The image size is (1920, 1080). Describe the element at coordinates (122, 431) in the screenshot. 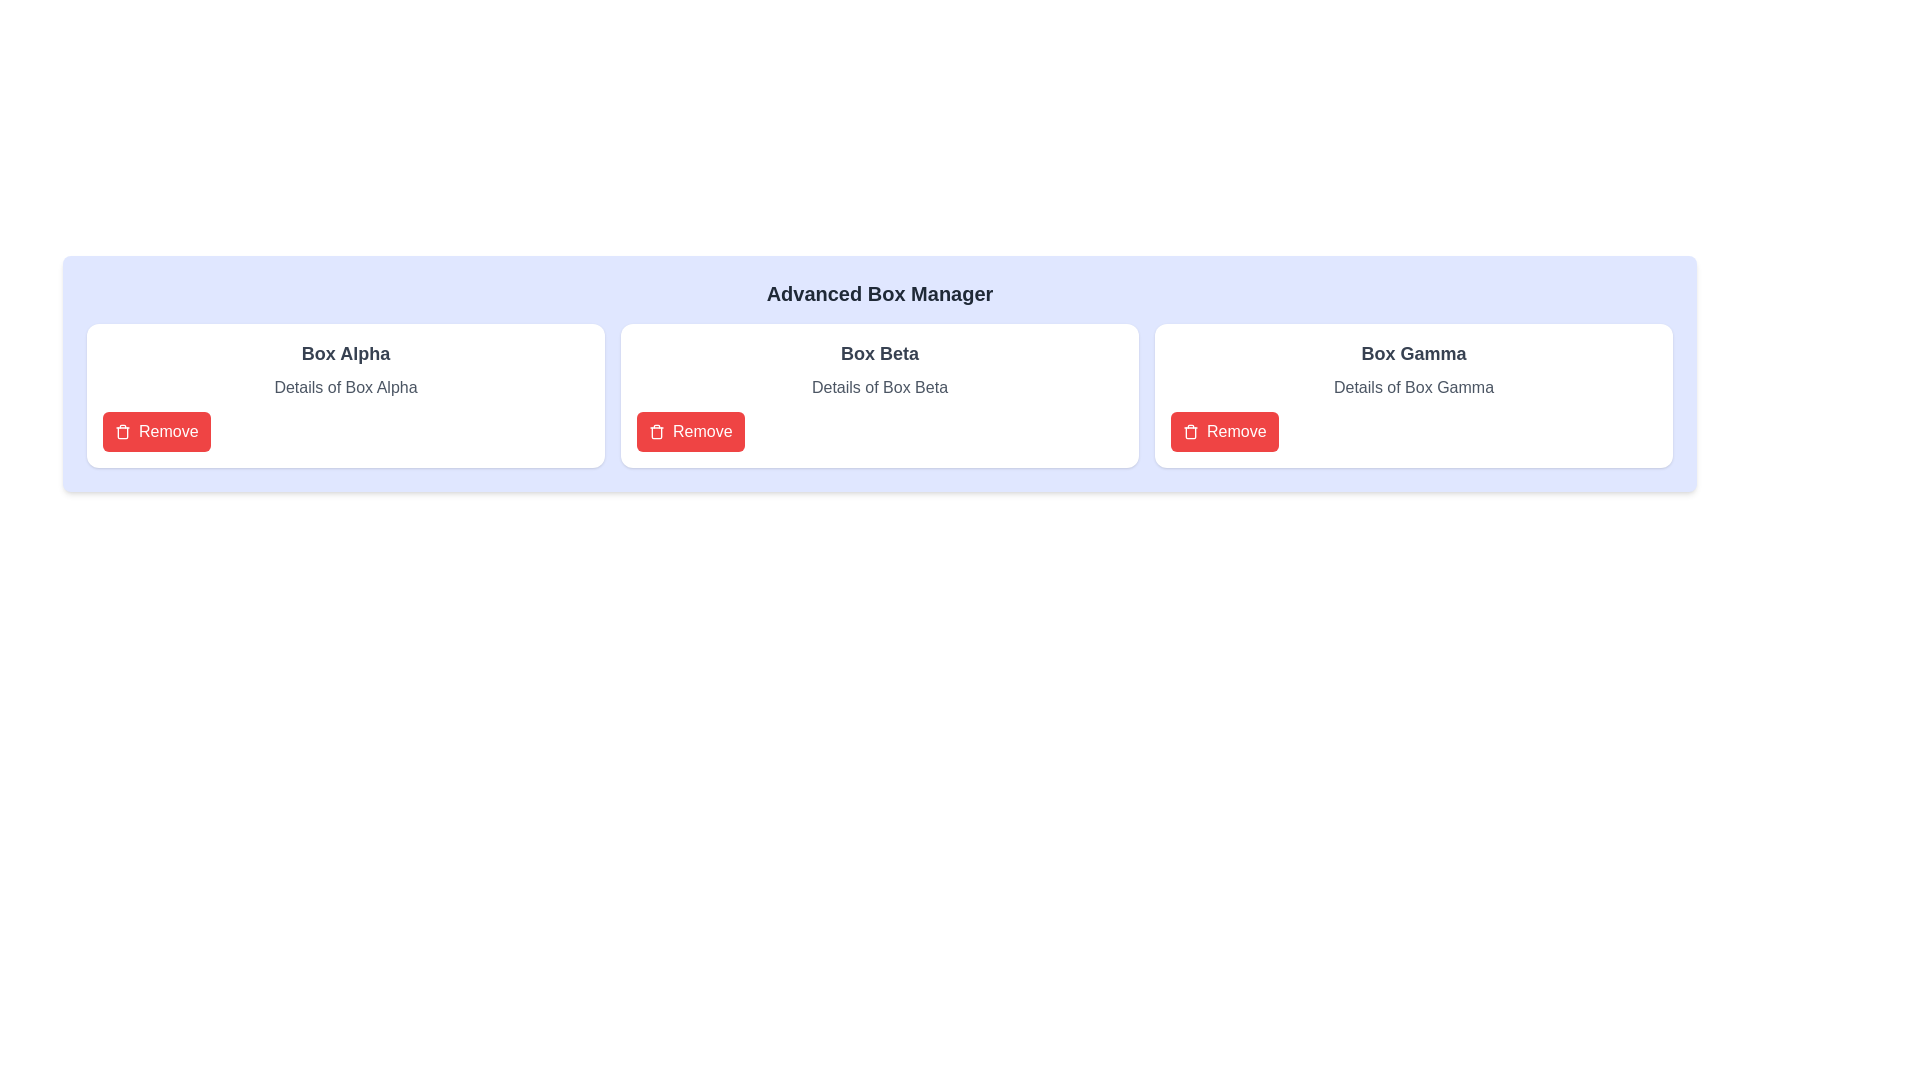

I see `the small trash bin icon located inside the red 'Remove' button at the bottom-left corner of the 'Box Alpha' frame` at that location.